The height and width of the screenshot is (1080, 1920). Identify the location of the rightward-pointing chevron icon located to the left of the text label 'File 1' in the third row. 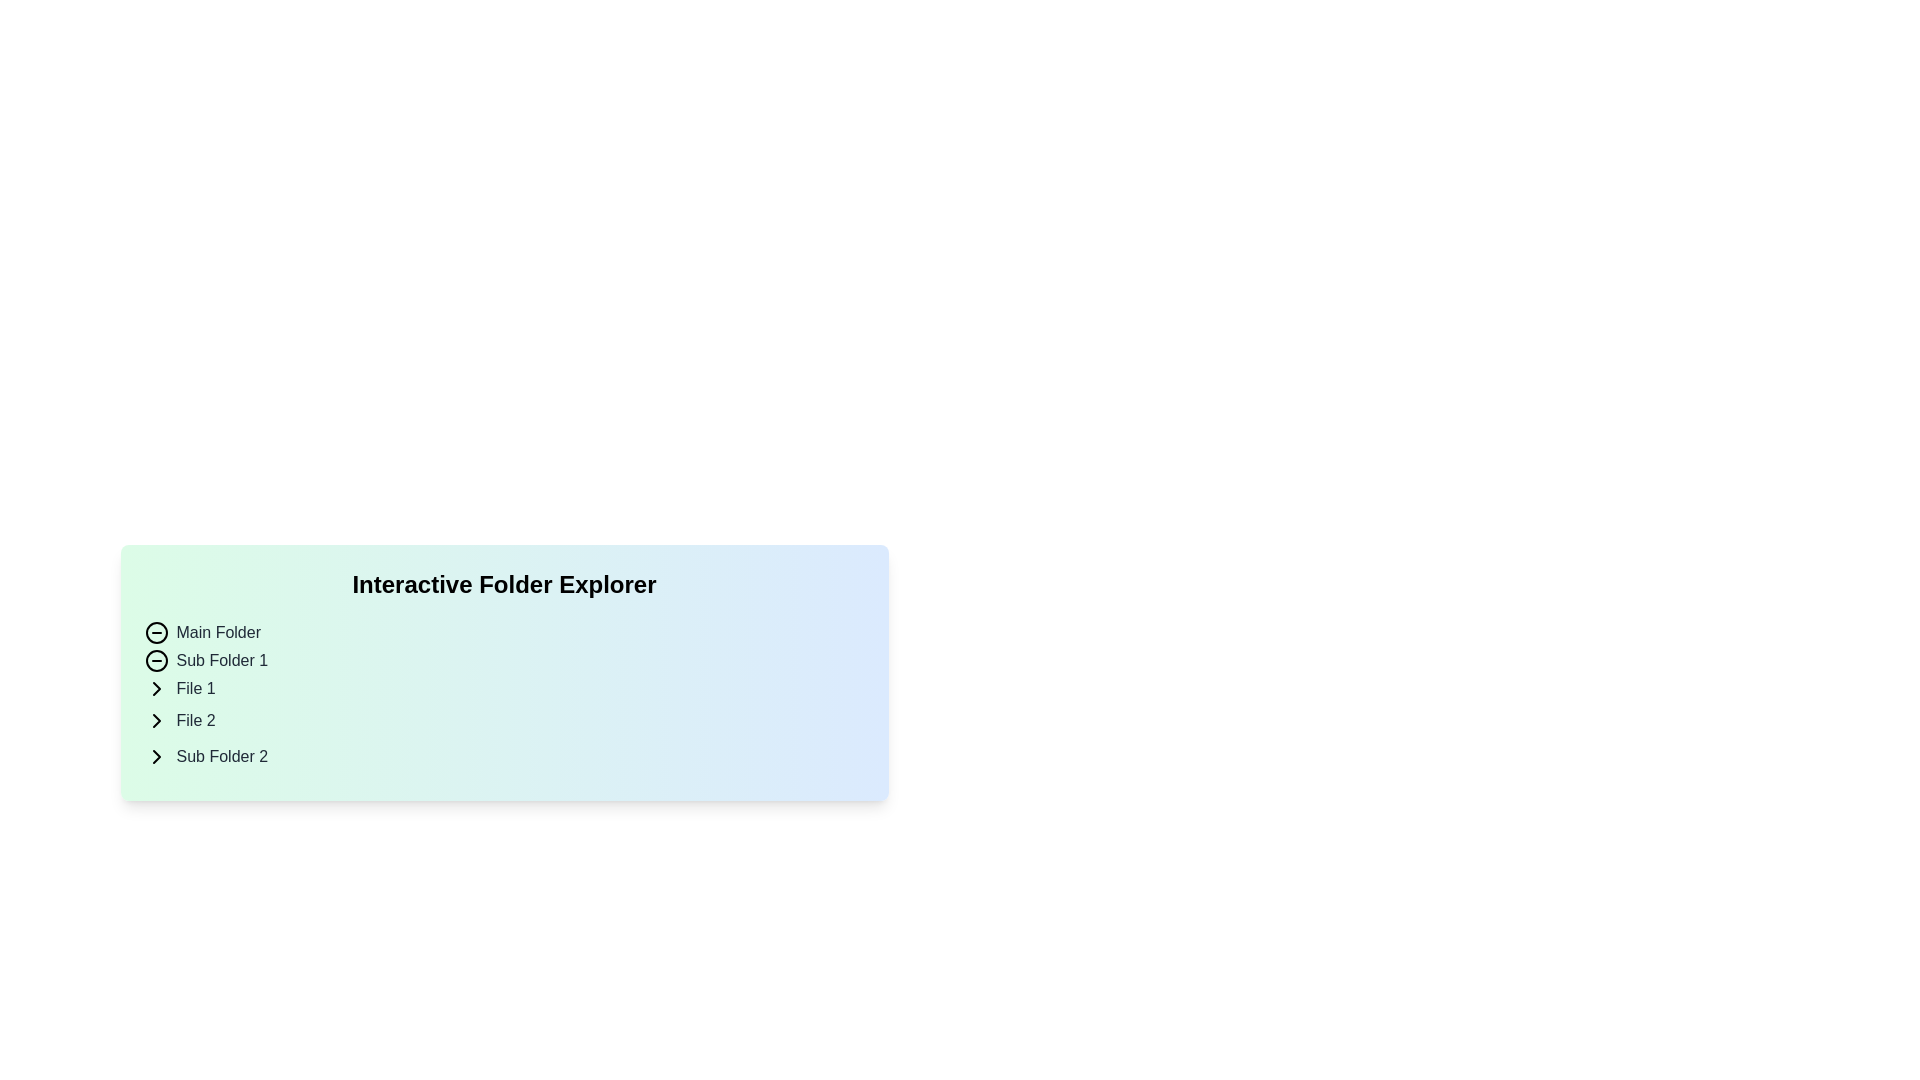
(155, 688).